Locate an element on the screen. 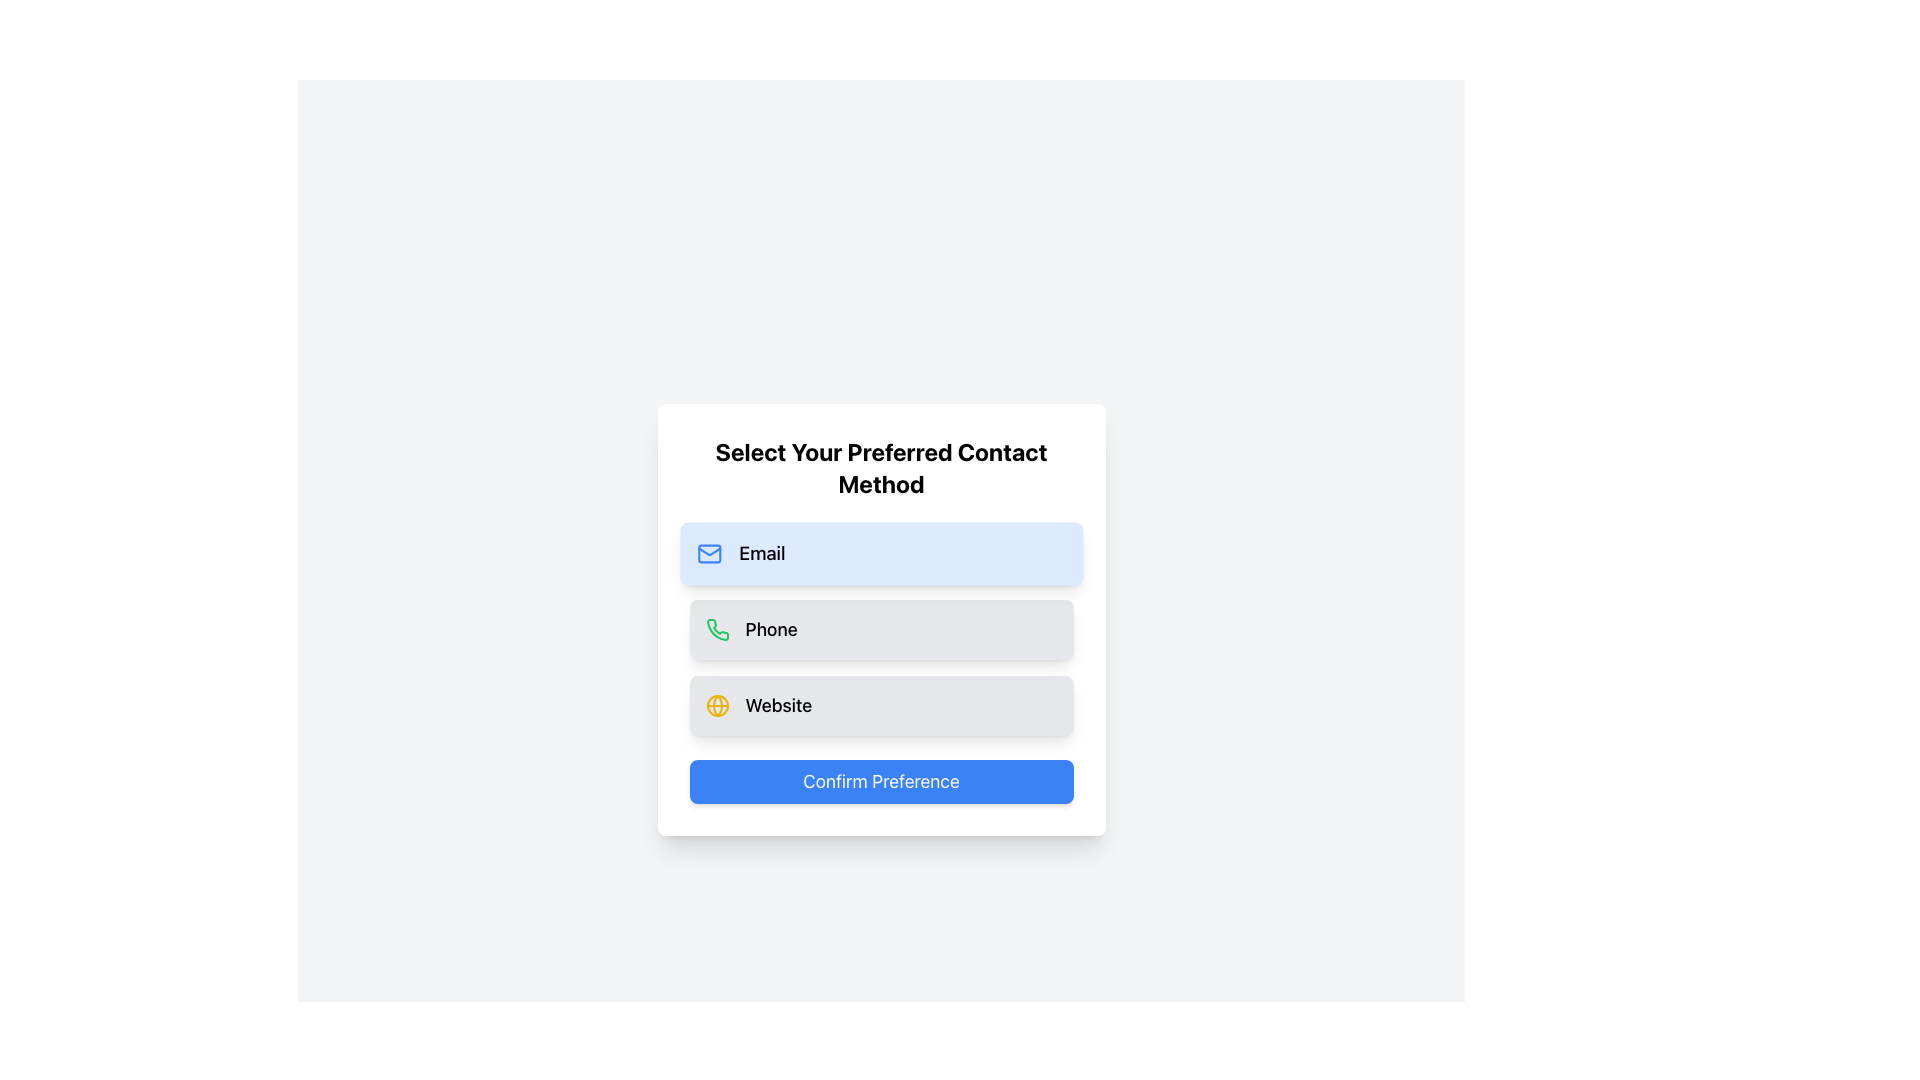  the 'Phone' text label located in the second row under 'Select Your Preferred Contact Method', to the right of the green phone icon is located at coordinates (770, 628).